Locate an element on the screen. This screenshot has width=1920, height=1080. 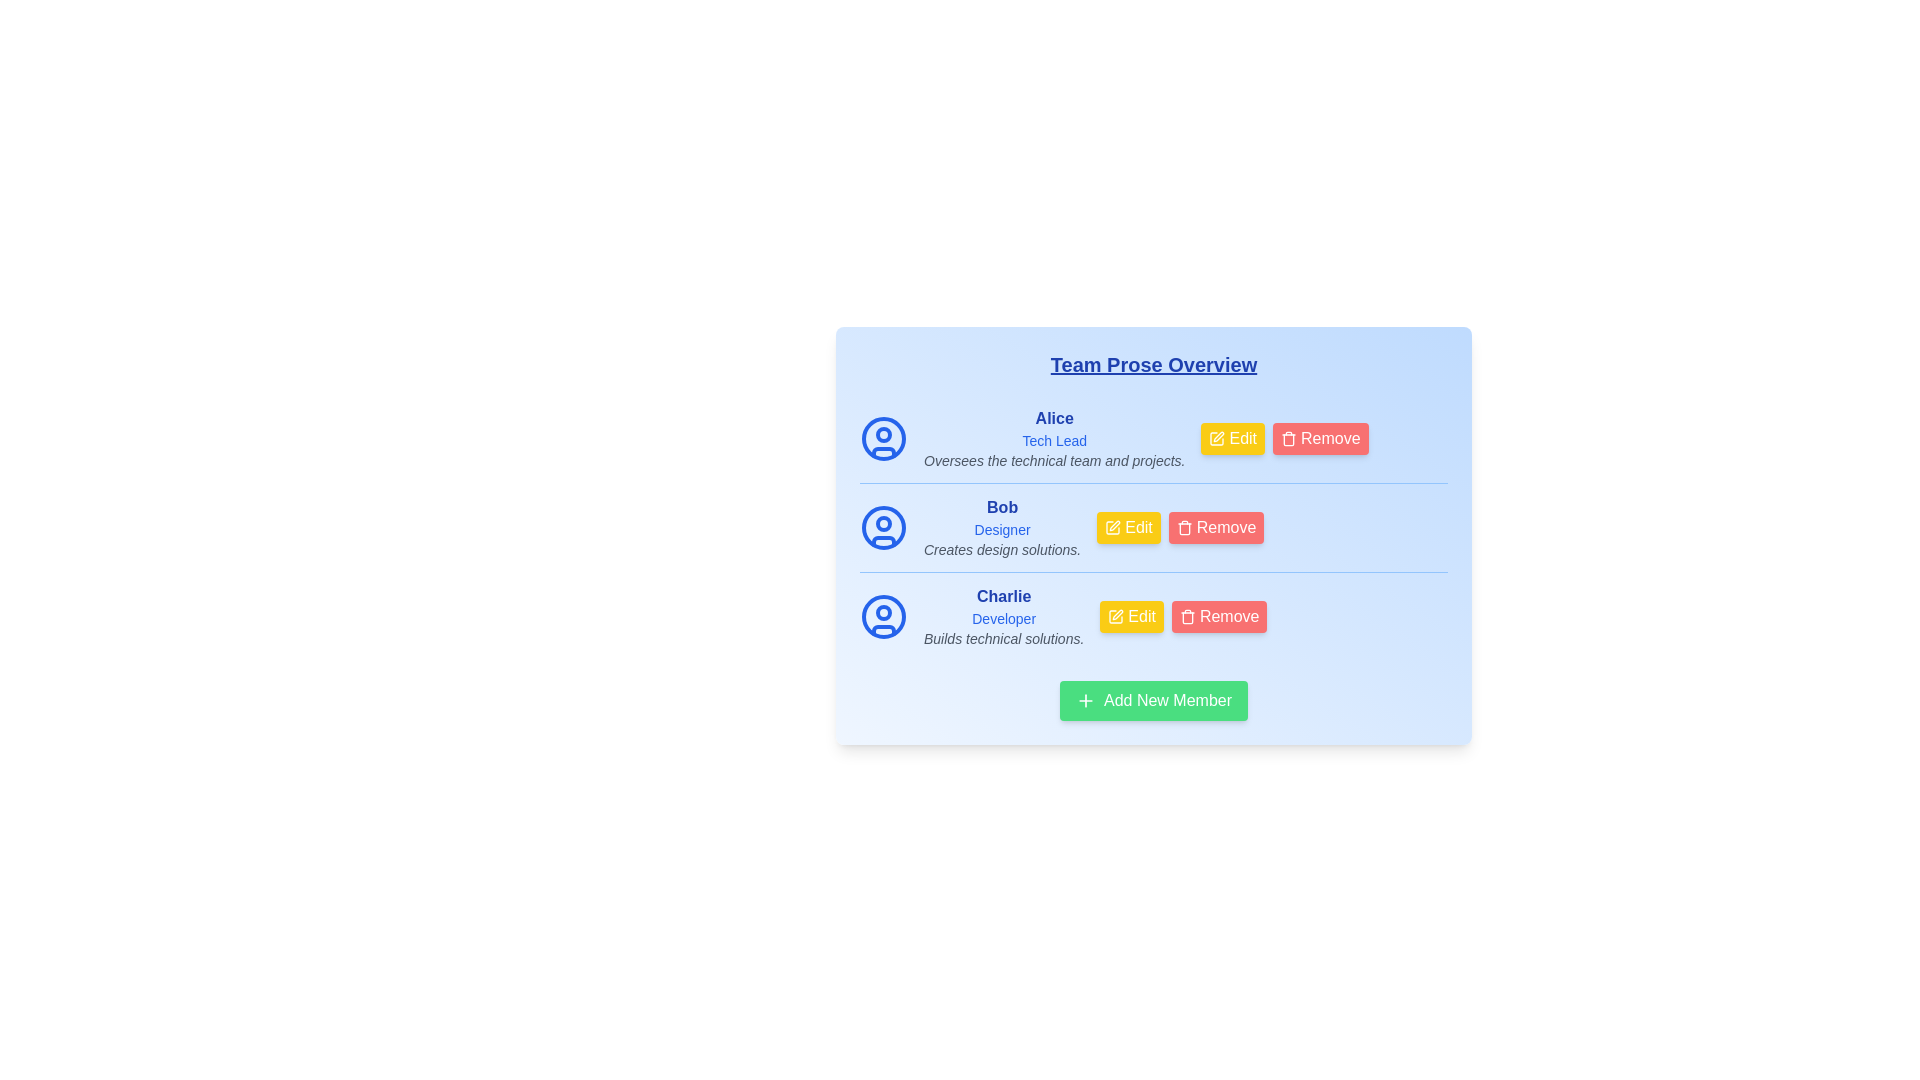
the small red circular detail within Alice's user icon in the Team Prose Overview is located at coordinates (882, 434).